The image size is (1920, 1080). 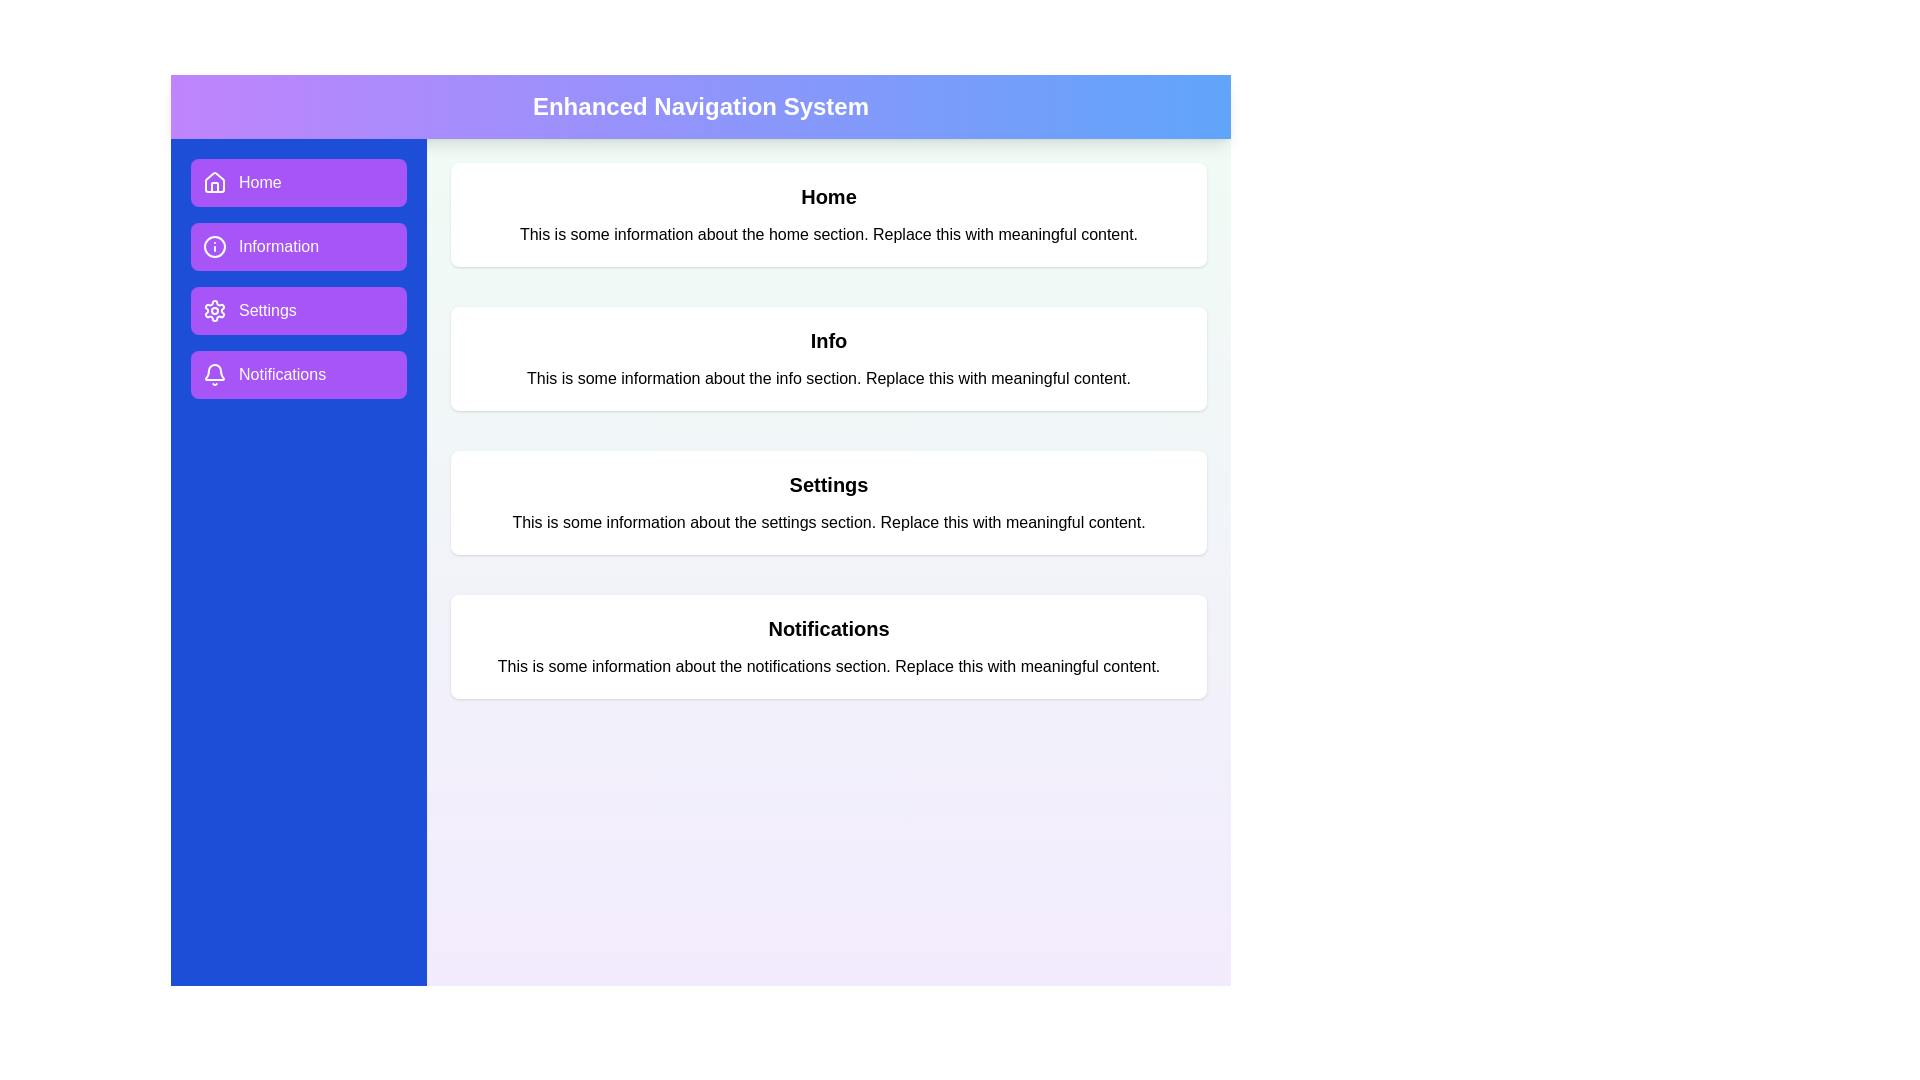 What do you see at coordinates (215, 311) in the screenshot?
I see `the gear icon in the vertical sidebar menu` at bounding box center [215, 311].